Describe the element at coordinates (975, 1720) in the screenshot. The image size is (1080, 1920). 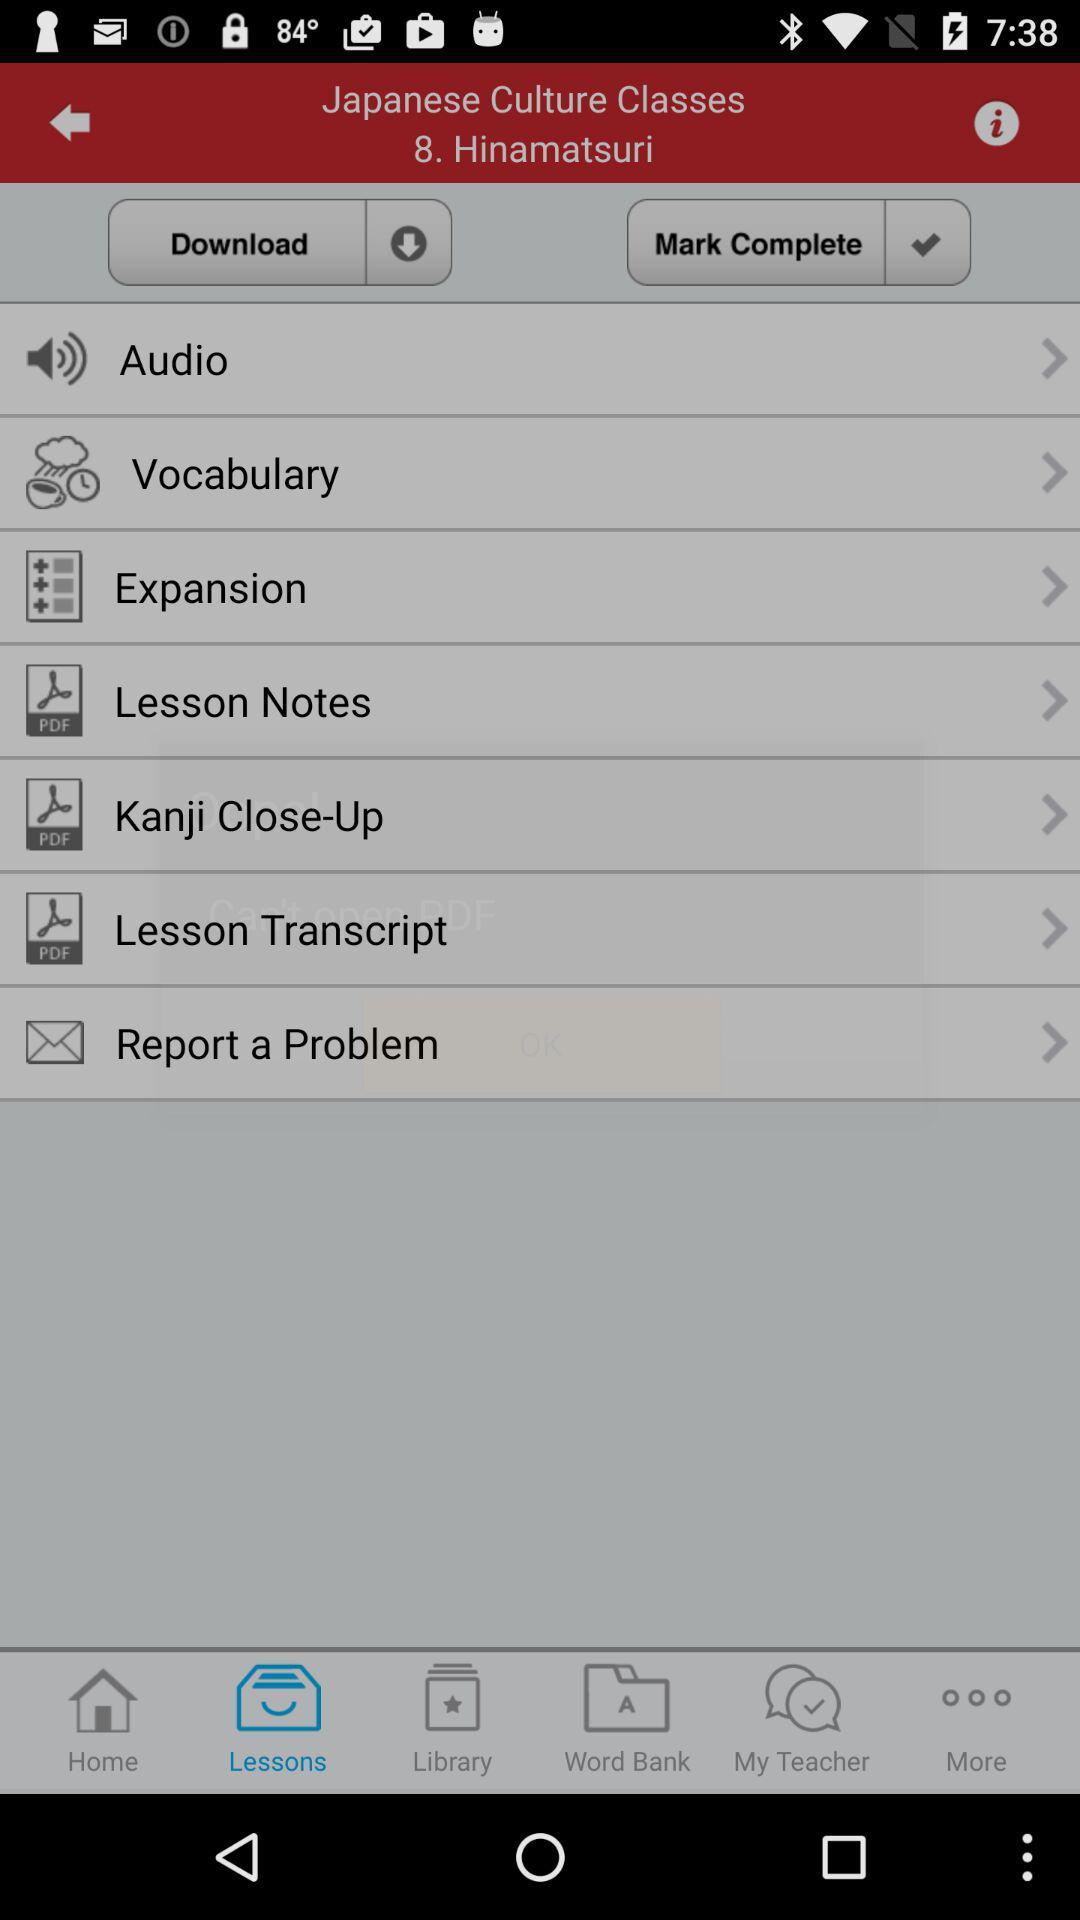
I see `the button next to my teacher` at that location.